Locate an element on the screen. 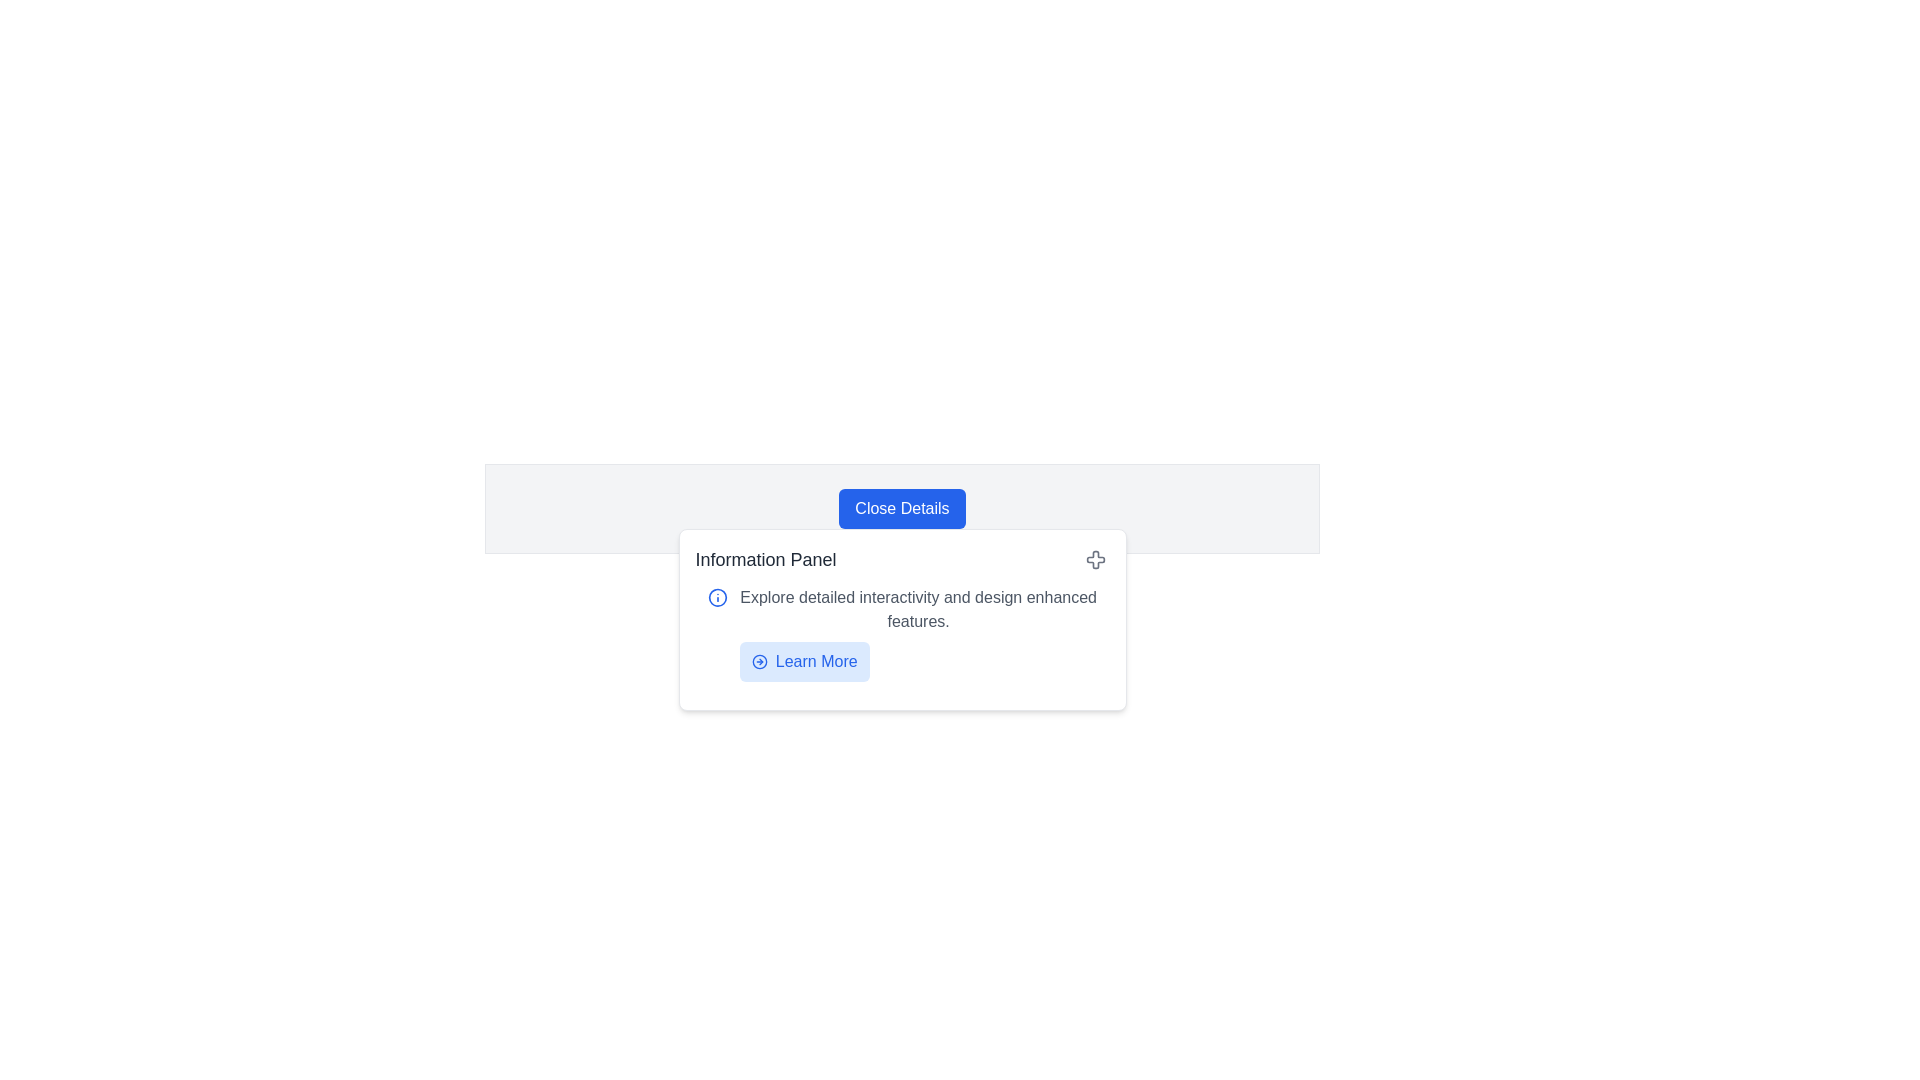  the gray cross icon located in the top-right corner of the 'Information Panel' dialog box is located at coordinates (1094, 559).